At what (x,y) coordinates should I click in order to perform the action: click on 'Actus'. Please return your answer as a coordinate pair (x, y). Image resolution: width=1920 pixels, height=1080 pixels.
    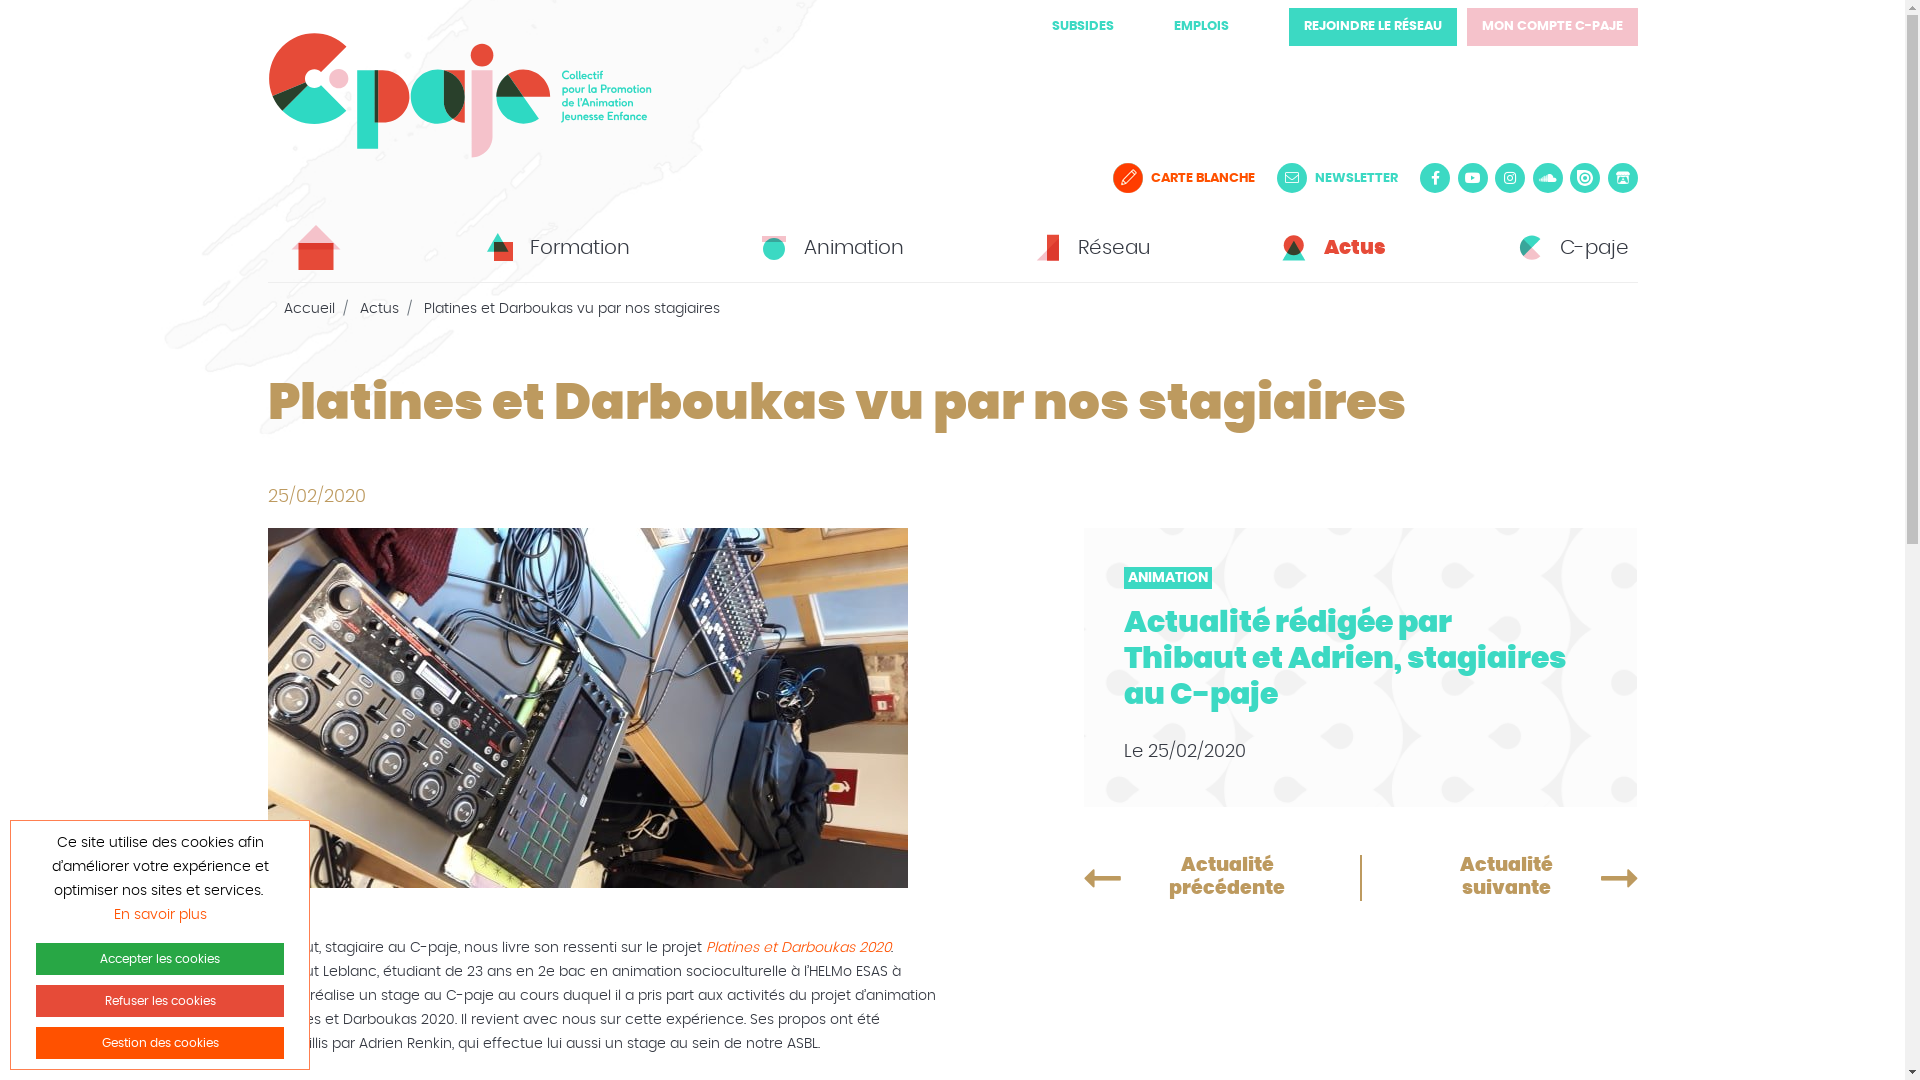
    Looking at the image, I should click on (379, 308).